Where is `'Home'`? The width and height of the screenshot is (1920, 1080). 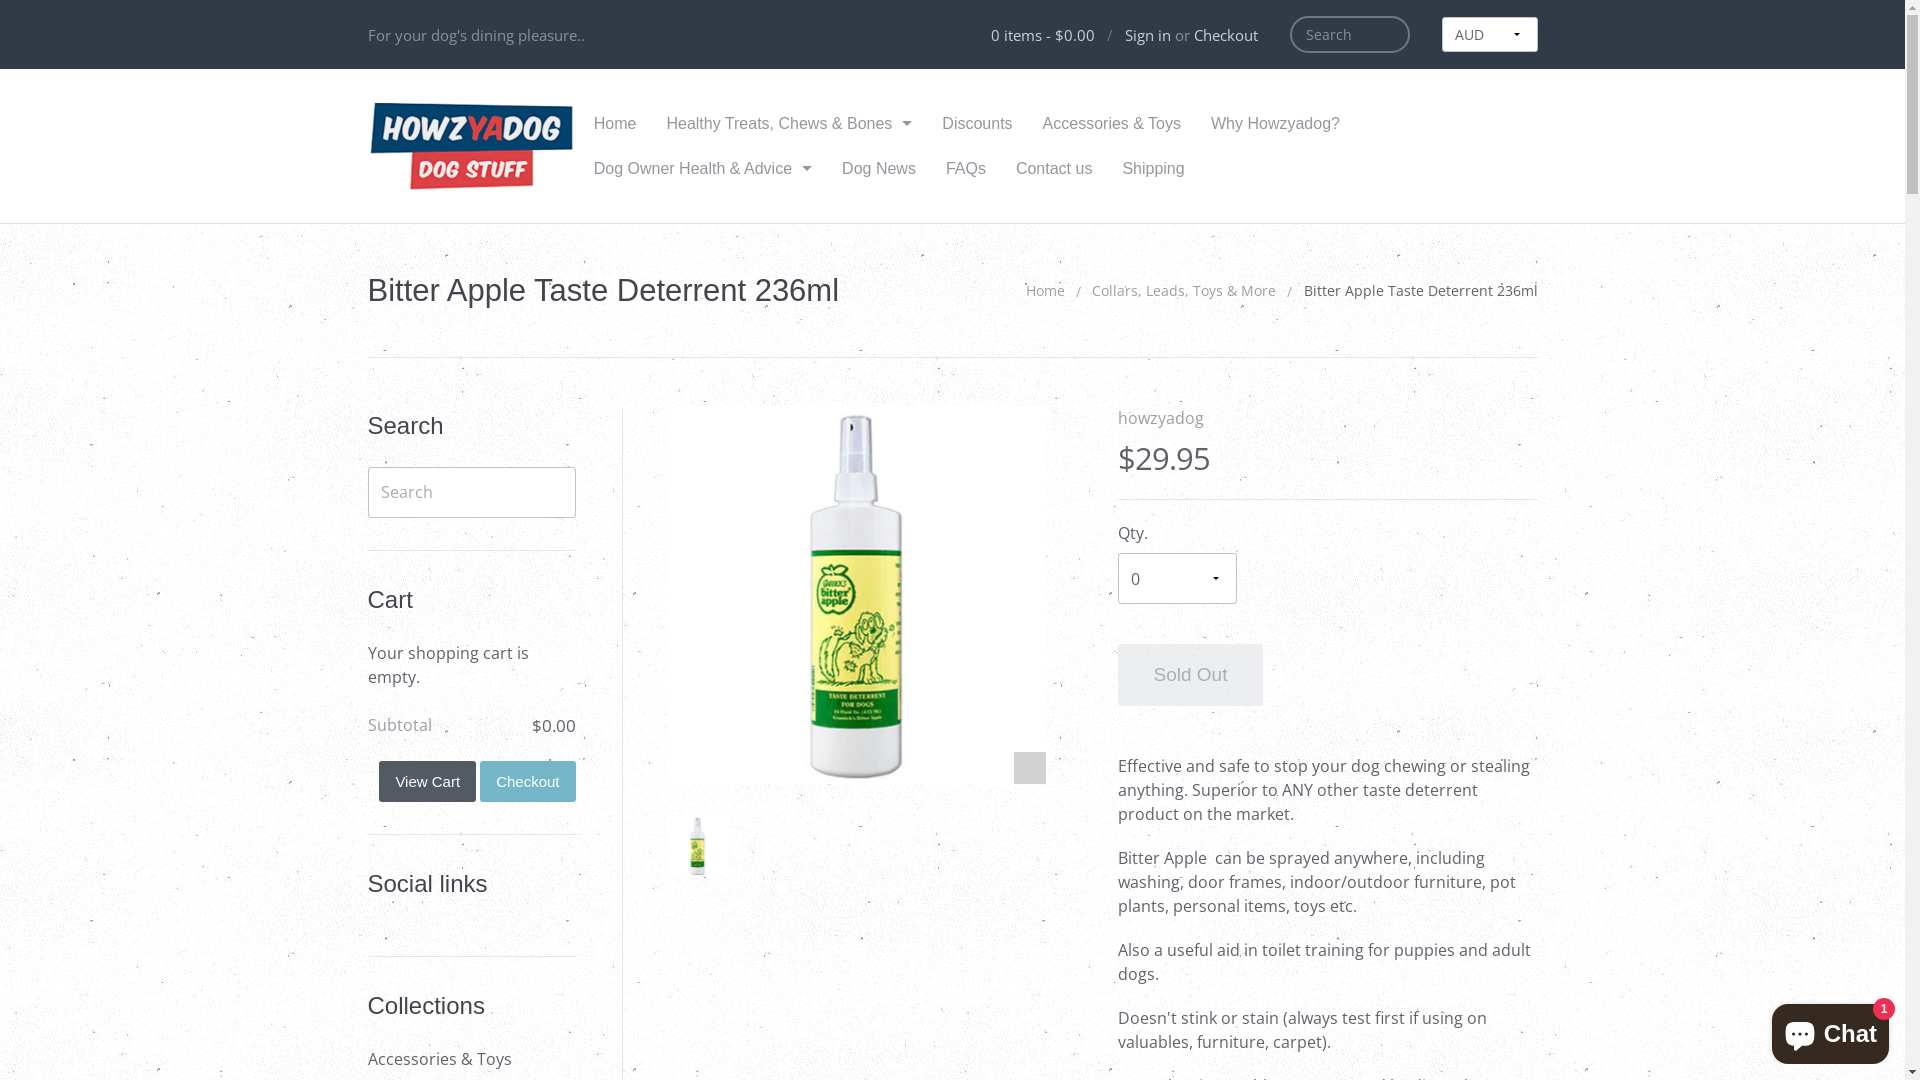 'Home' is located at coordinates (614, 123).